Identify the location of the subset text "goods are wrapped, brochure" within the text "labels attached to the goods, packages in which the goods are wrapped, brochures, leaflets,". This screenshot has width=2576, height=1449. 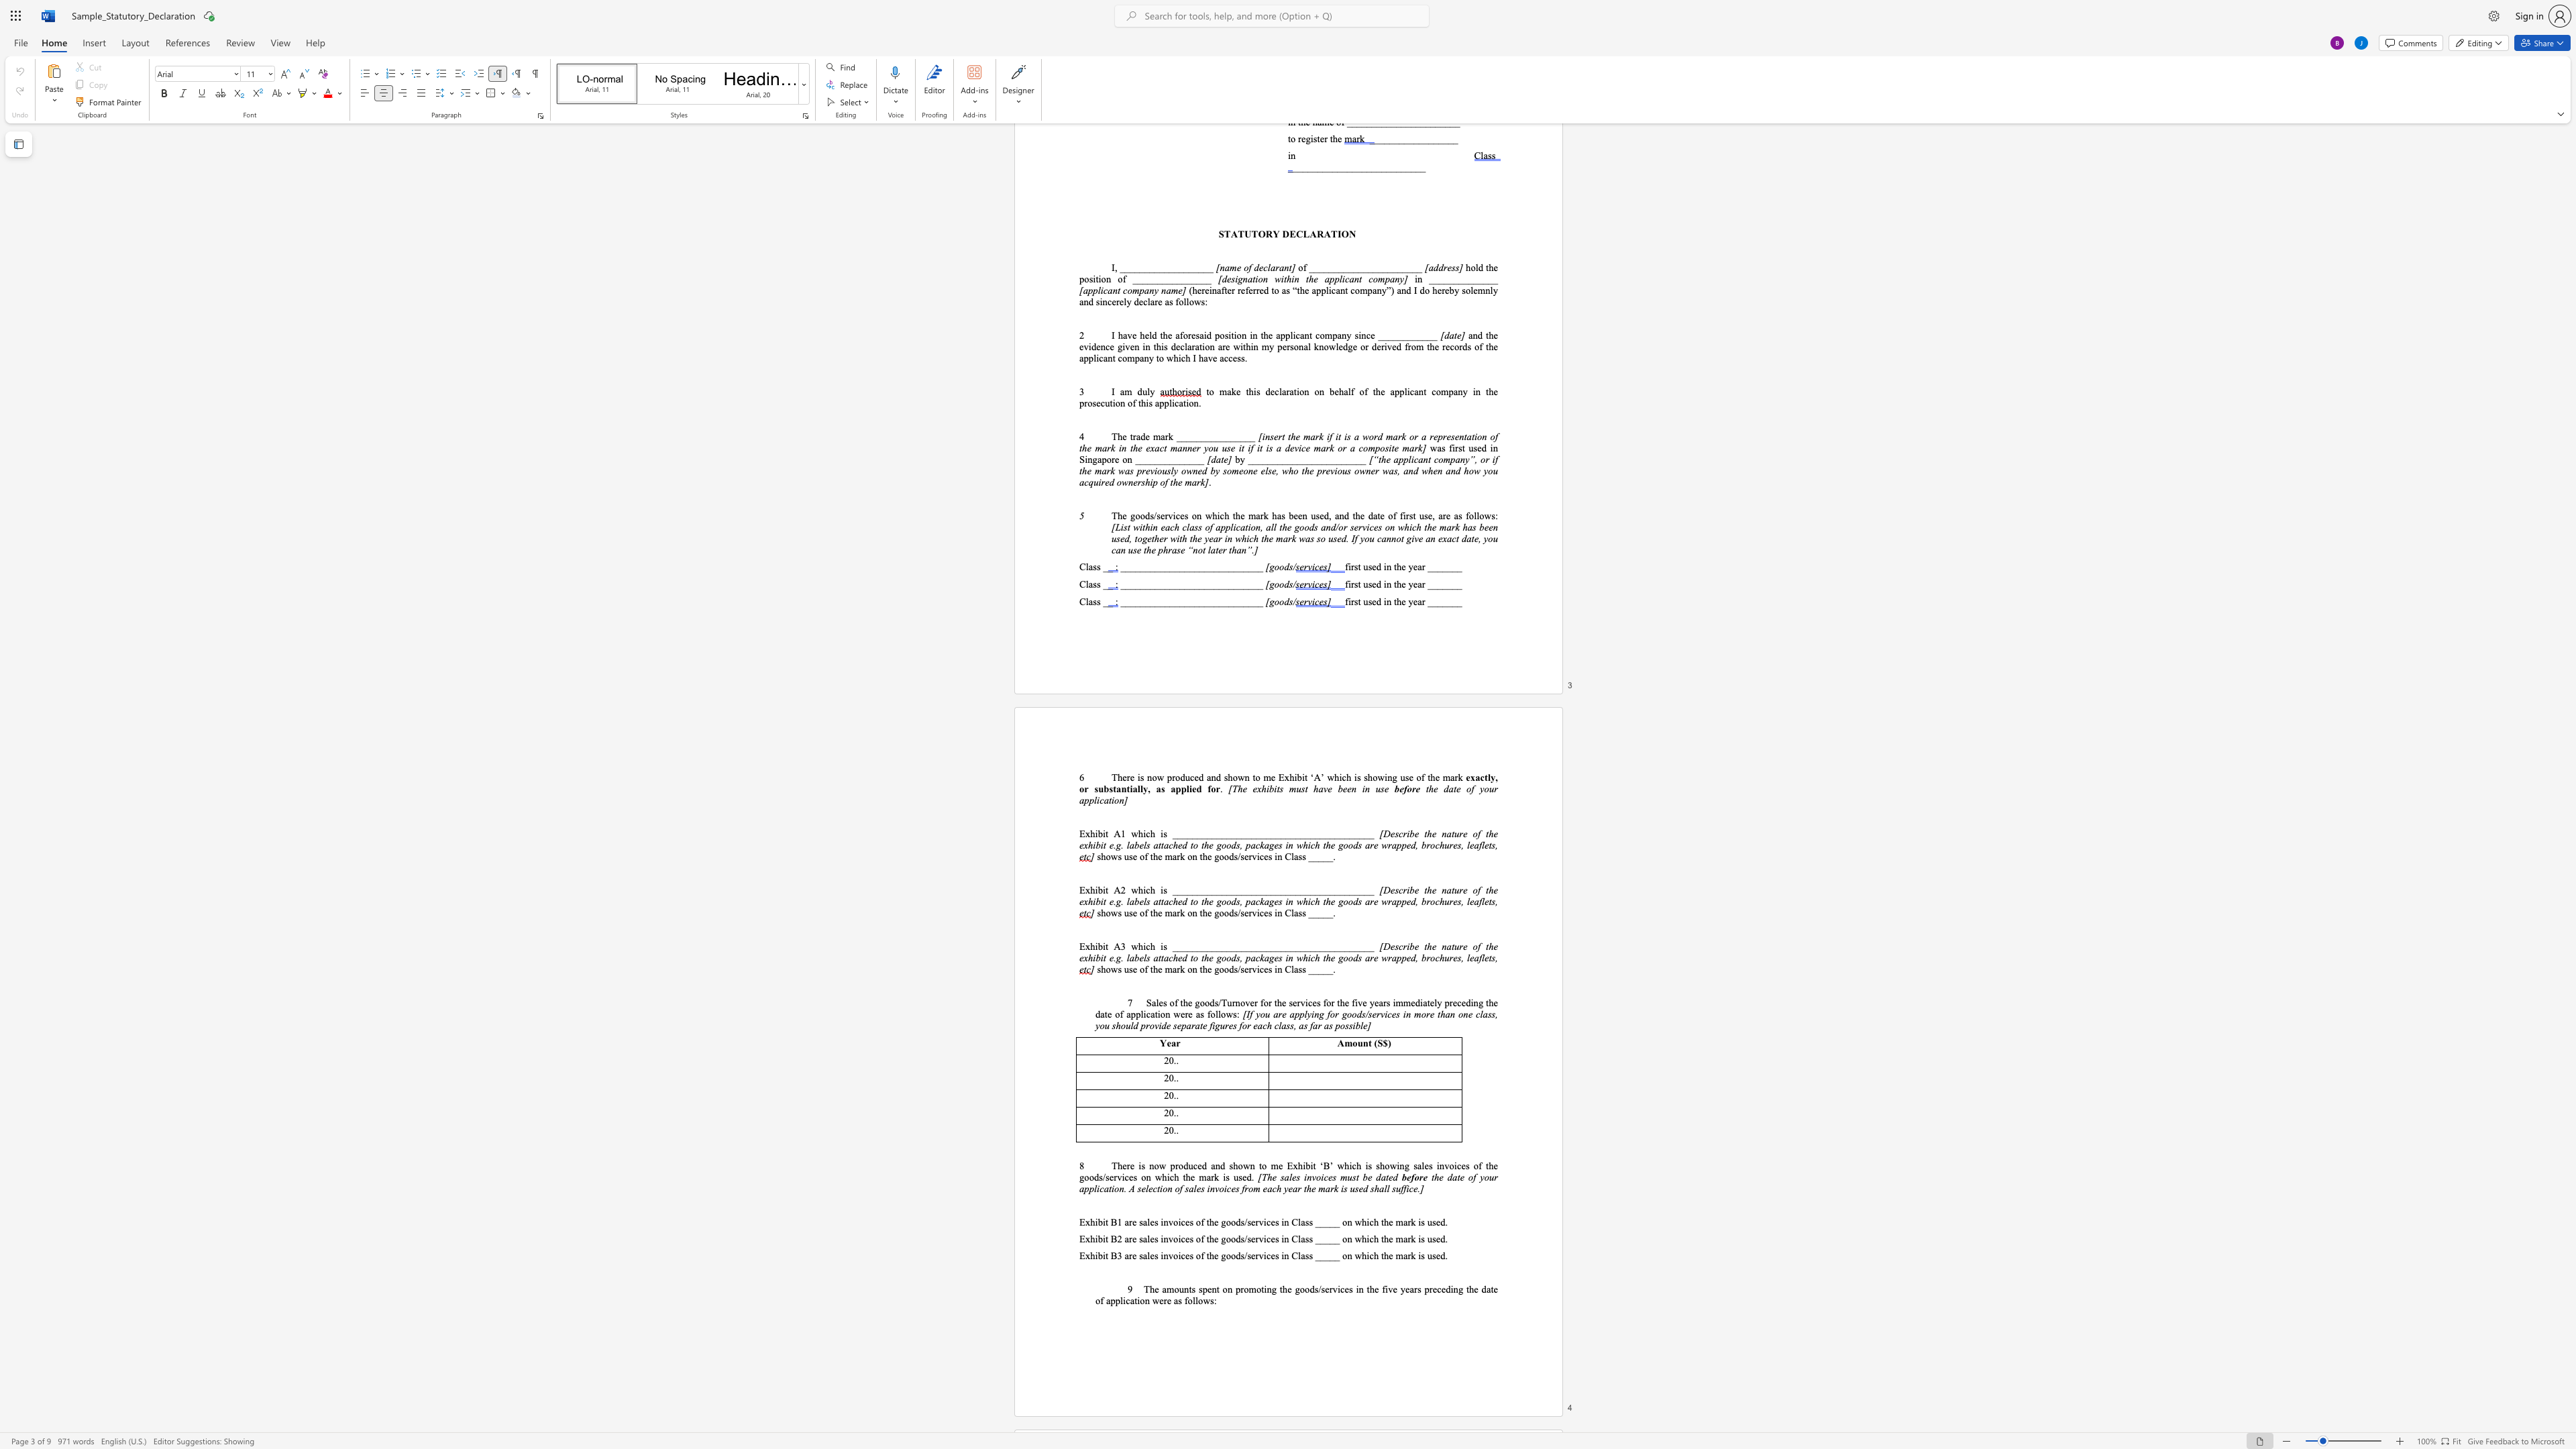
(1338, 900).